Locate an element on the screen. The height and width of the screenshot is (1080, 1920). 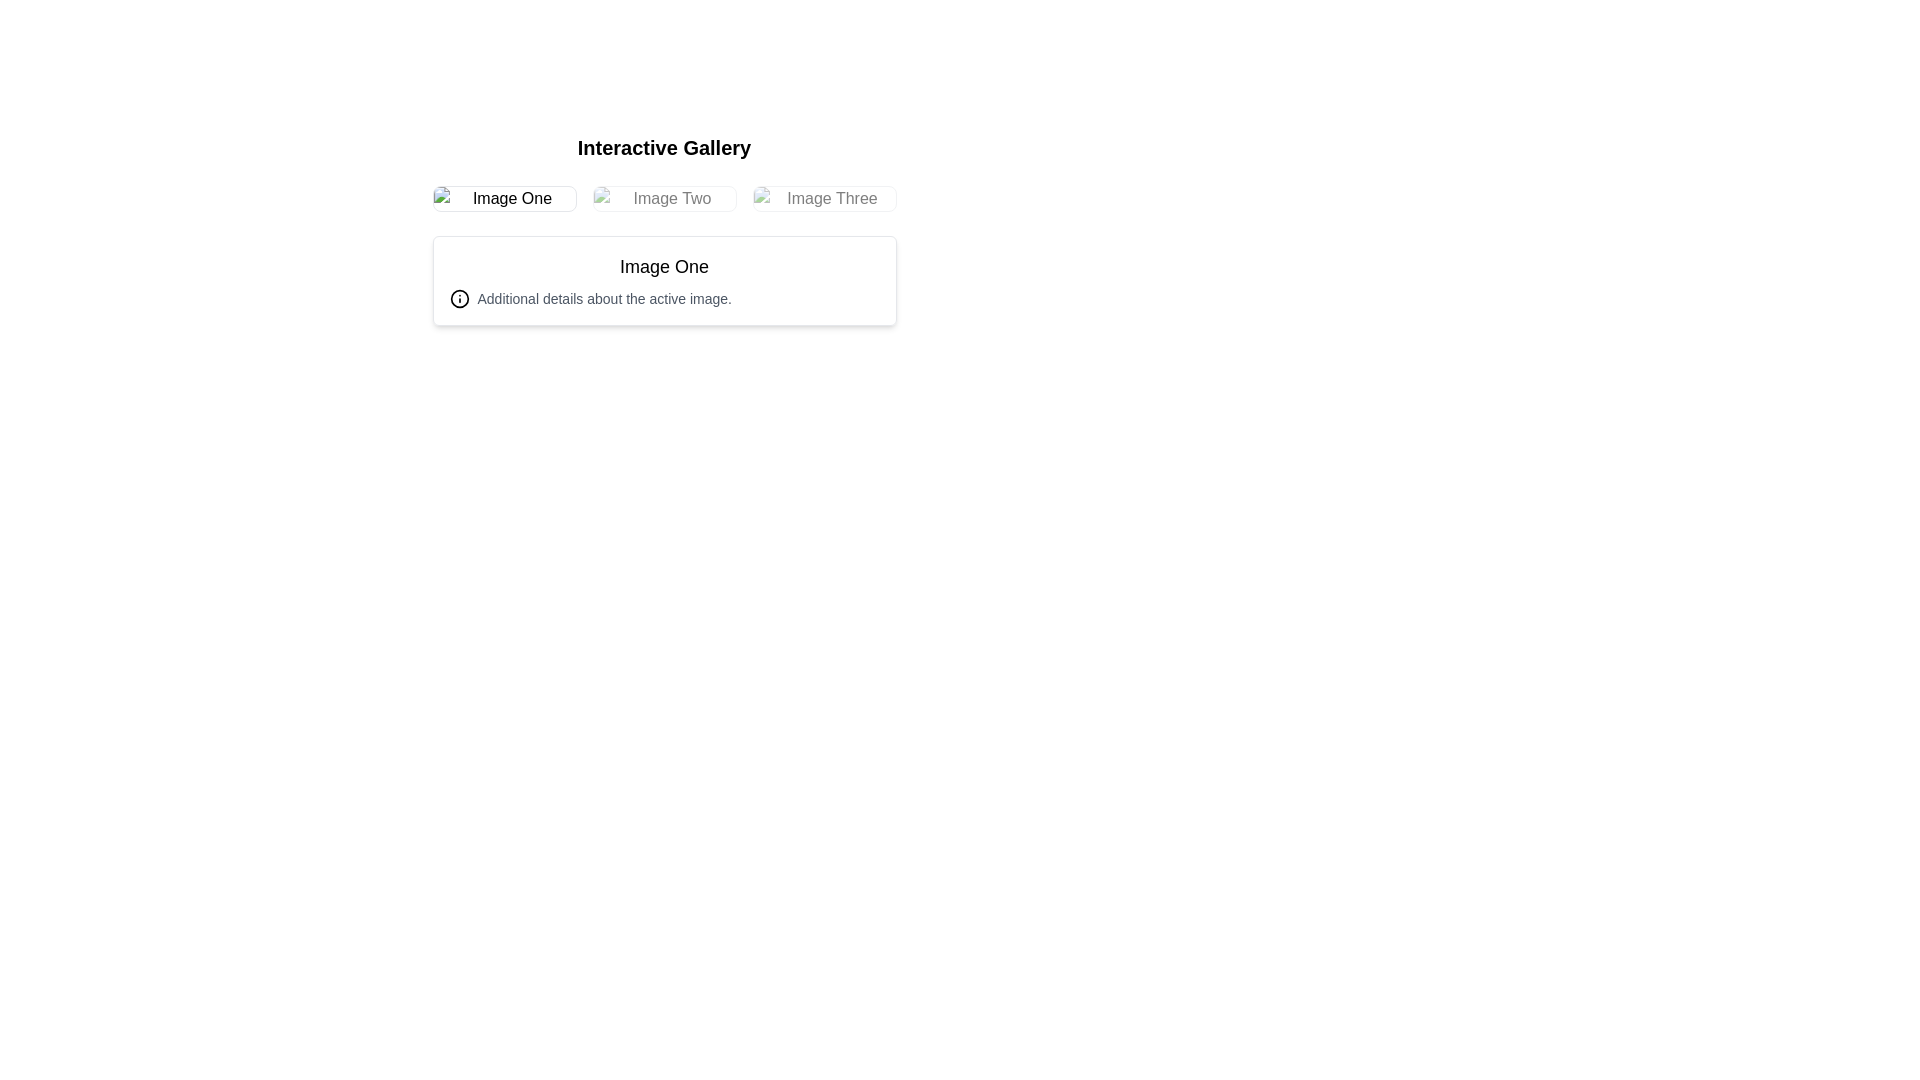
the second image in the grid layout of the Interactive Gallery, which is located between 'Image One' and 'Image Three' is located at coordinates (664, 199).